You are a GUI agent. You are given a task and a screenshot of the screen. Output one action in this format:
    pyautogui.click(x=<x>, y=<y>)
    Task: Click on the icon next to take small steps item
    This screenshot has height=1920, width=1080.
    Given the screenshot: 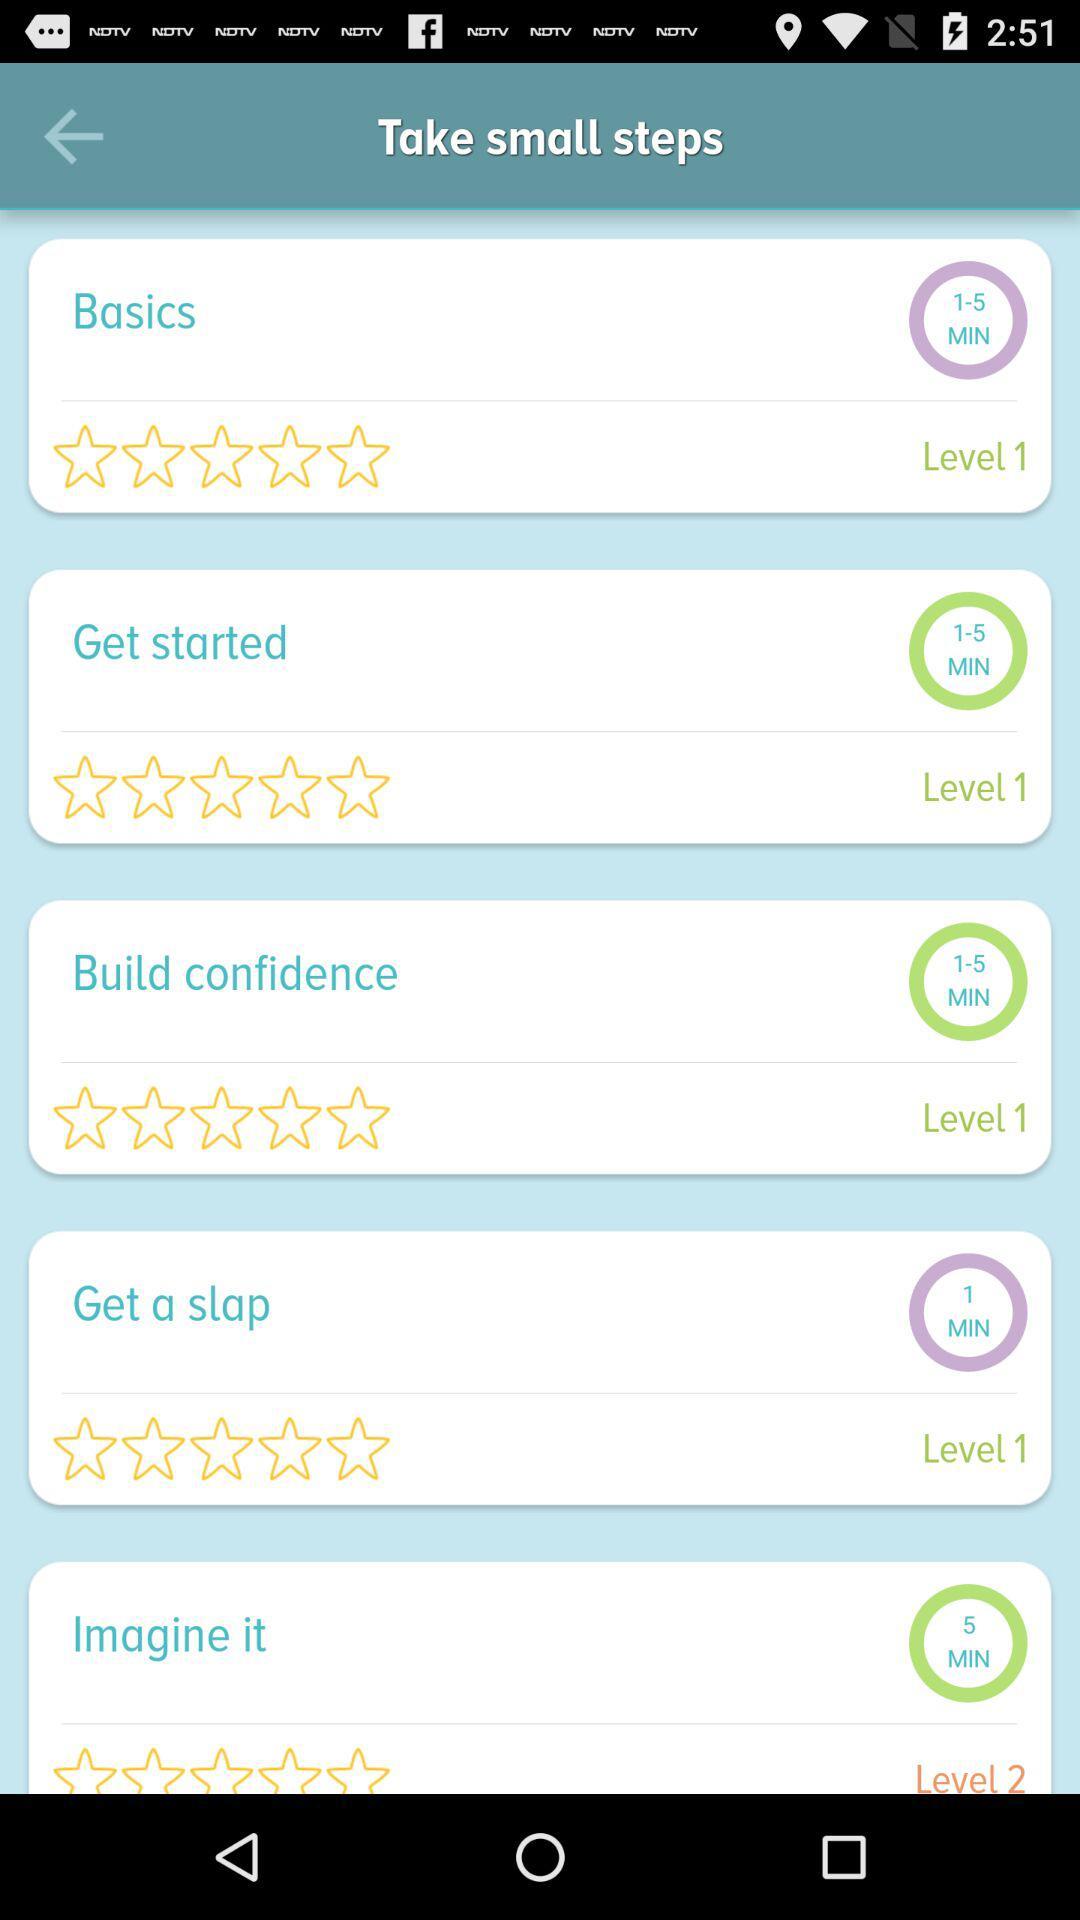 What is the action you would take?
    pyautogui.click(x=1017, y=135)
    